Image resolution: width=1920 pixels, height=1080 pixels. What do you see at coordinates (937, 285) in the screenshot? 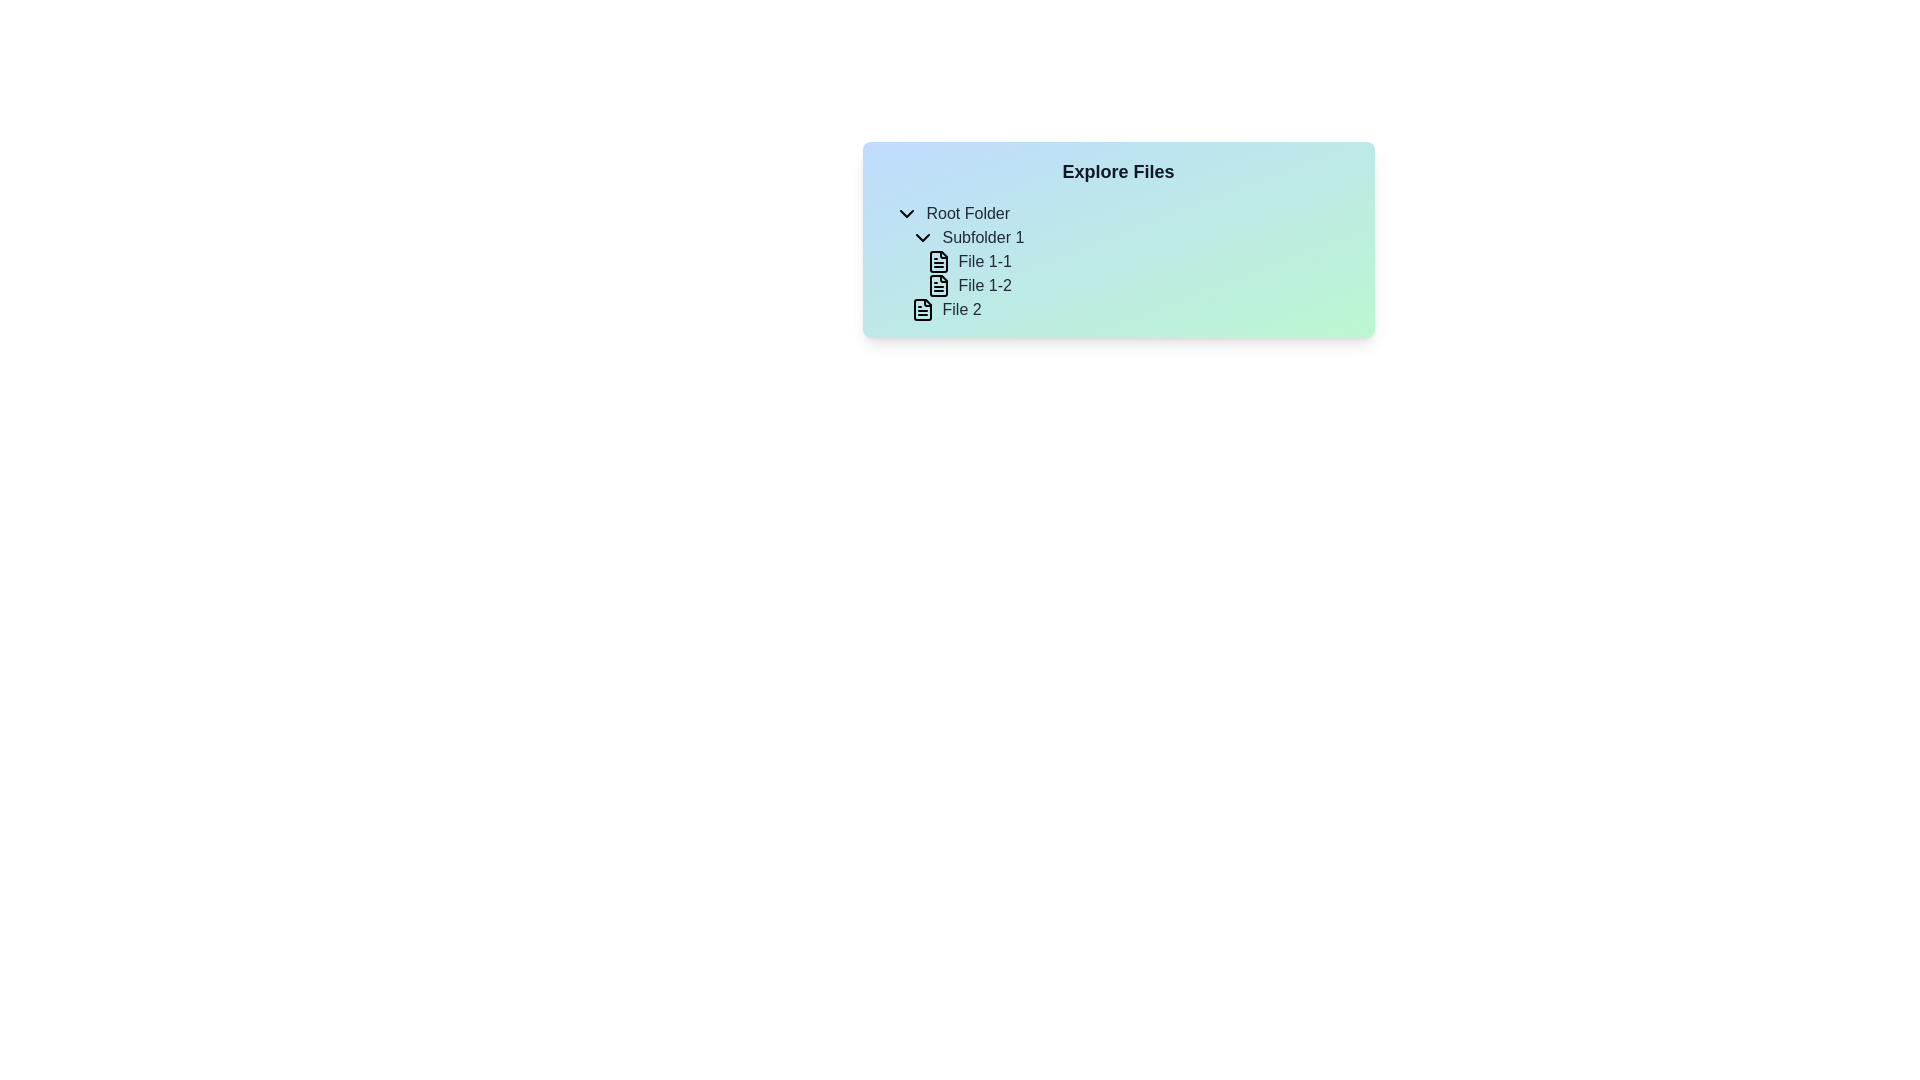
I see `the document icon vector graphic representing 'File 1-2' located in the second row under 'Subfolder 1' in the sidebar` at bounding box center [937, 285].